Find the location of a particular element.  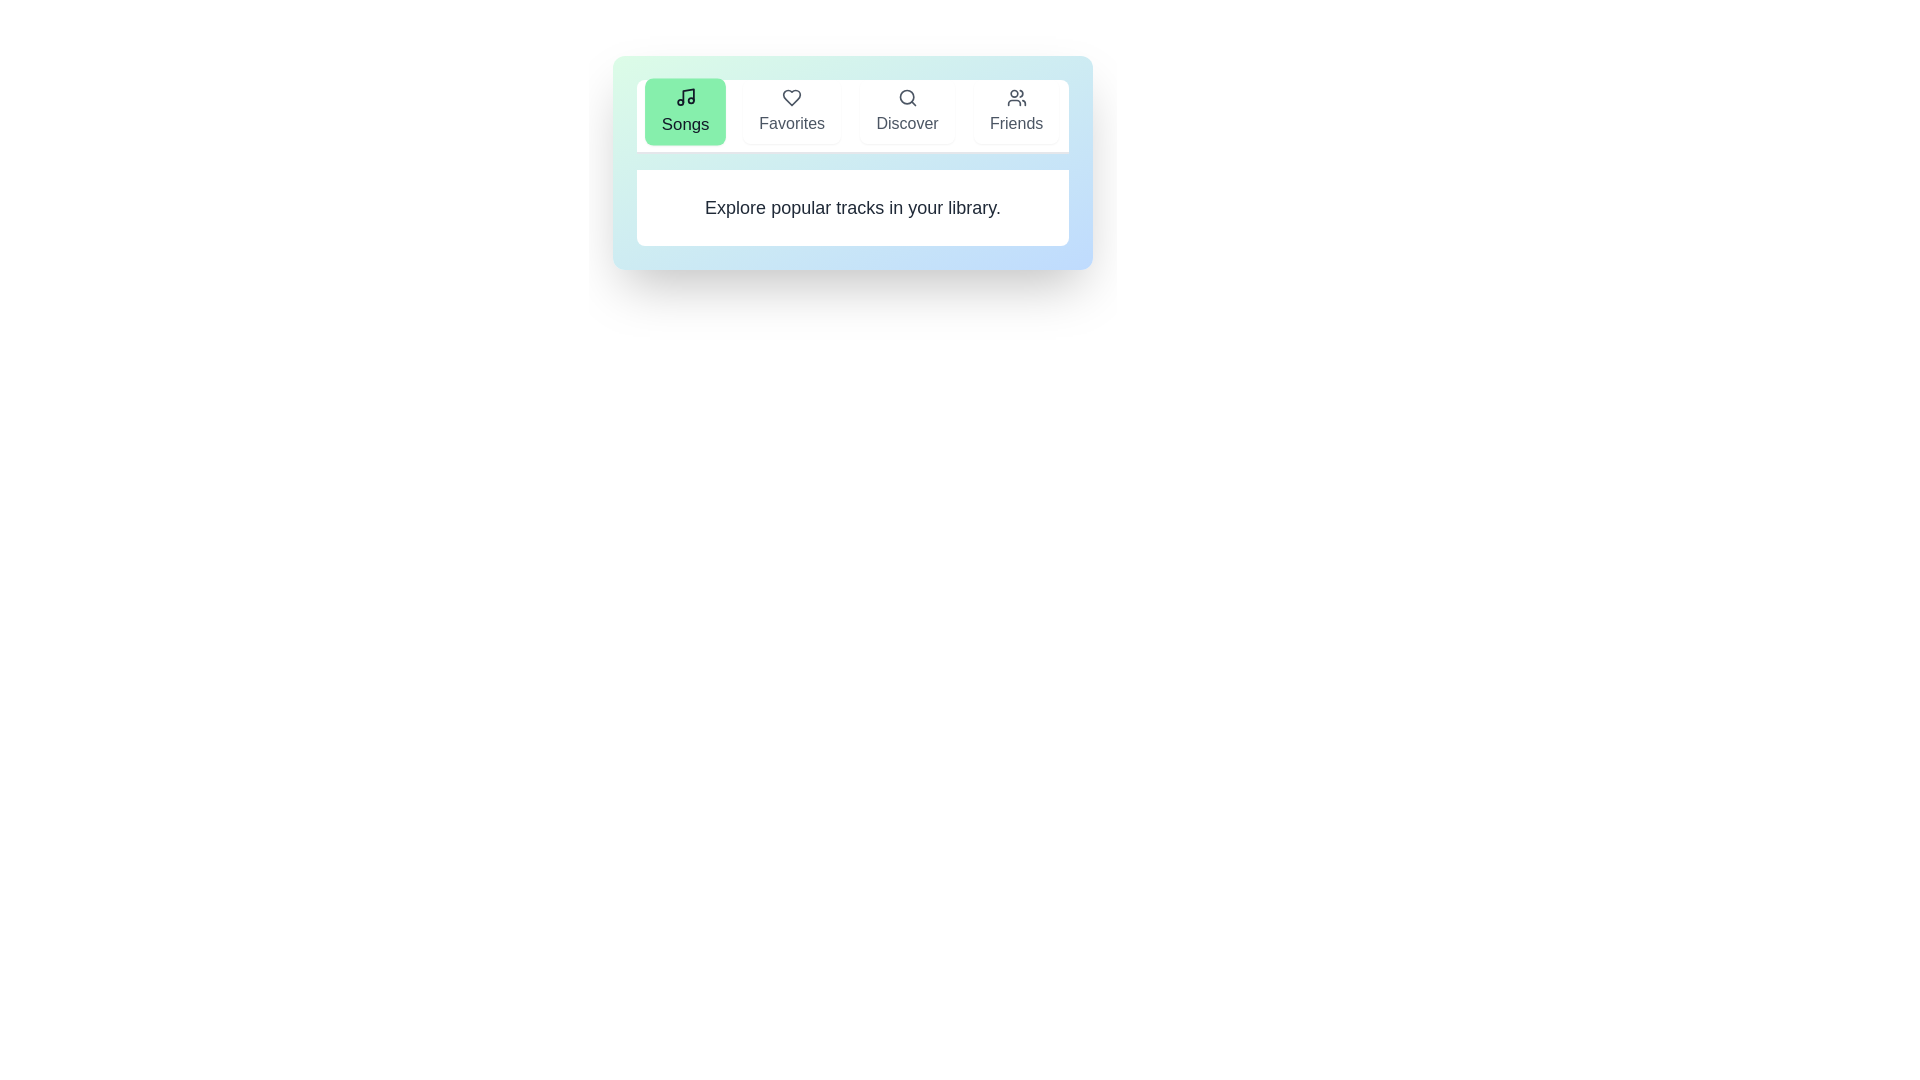

the tab labeled Friends to observe its hover styling is located at coordinates (1017, 111).